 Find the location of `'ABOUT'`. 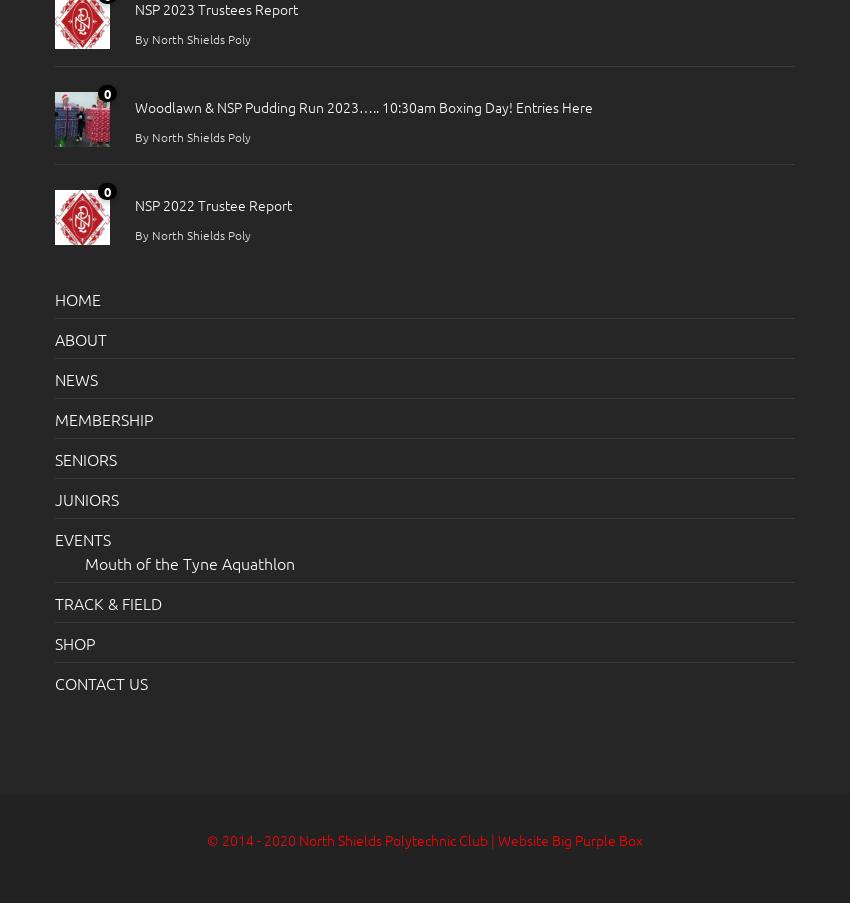

'ABOUT' is located at coordinates (81, 337).